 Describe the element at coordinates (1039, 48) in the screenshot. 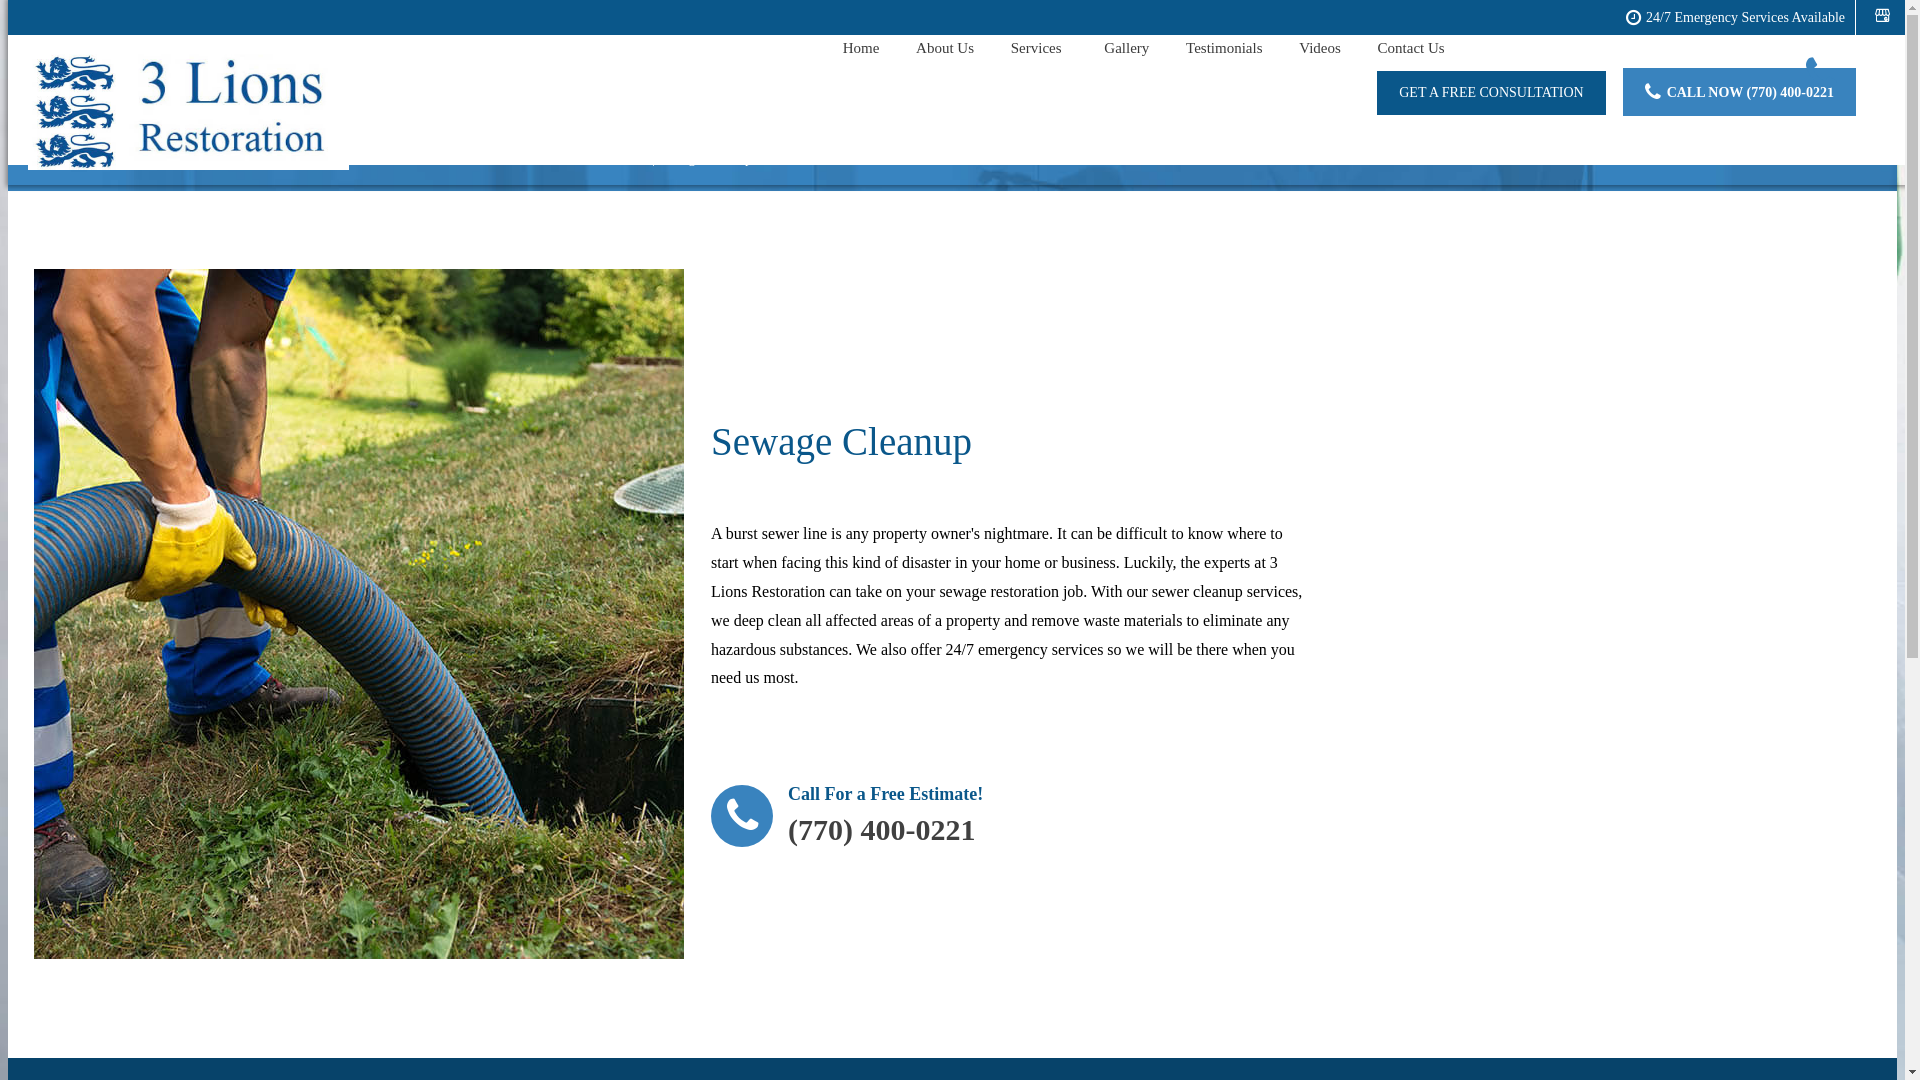

I see `'Services'` at that location.